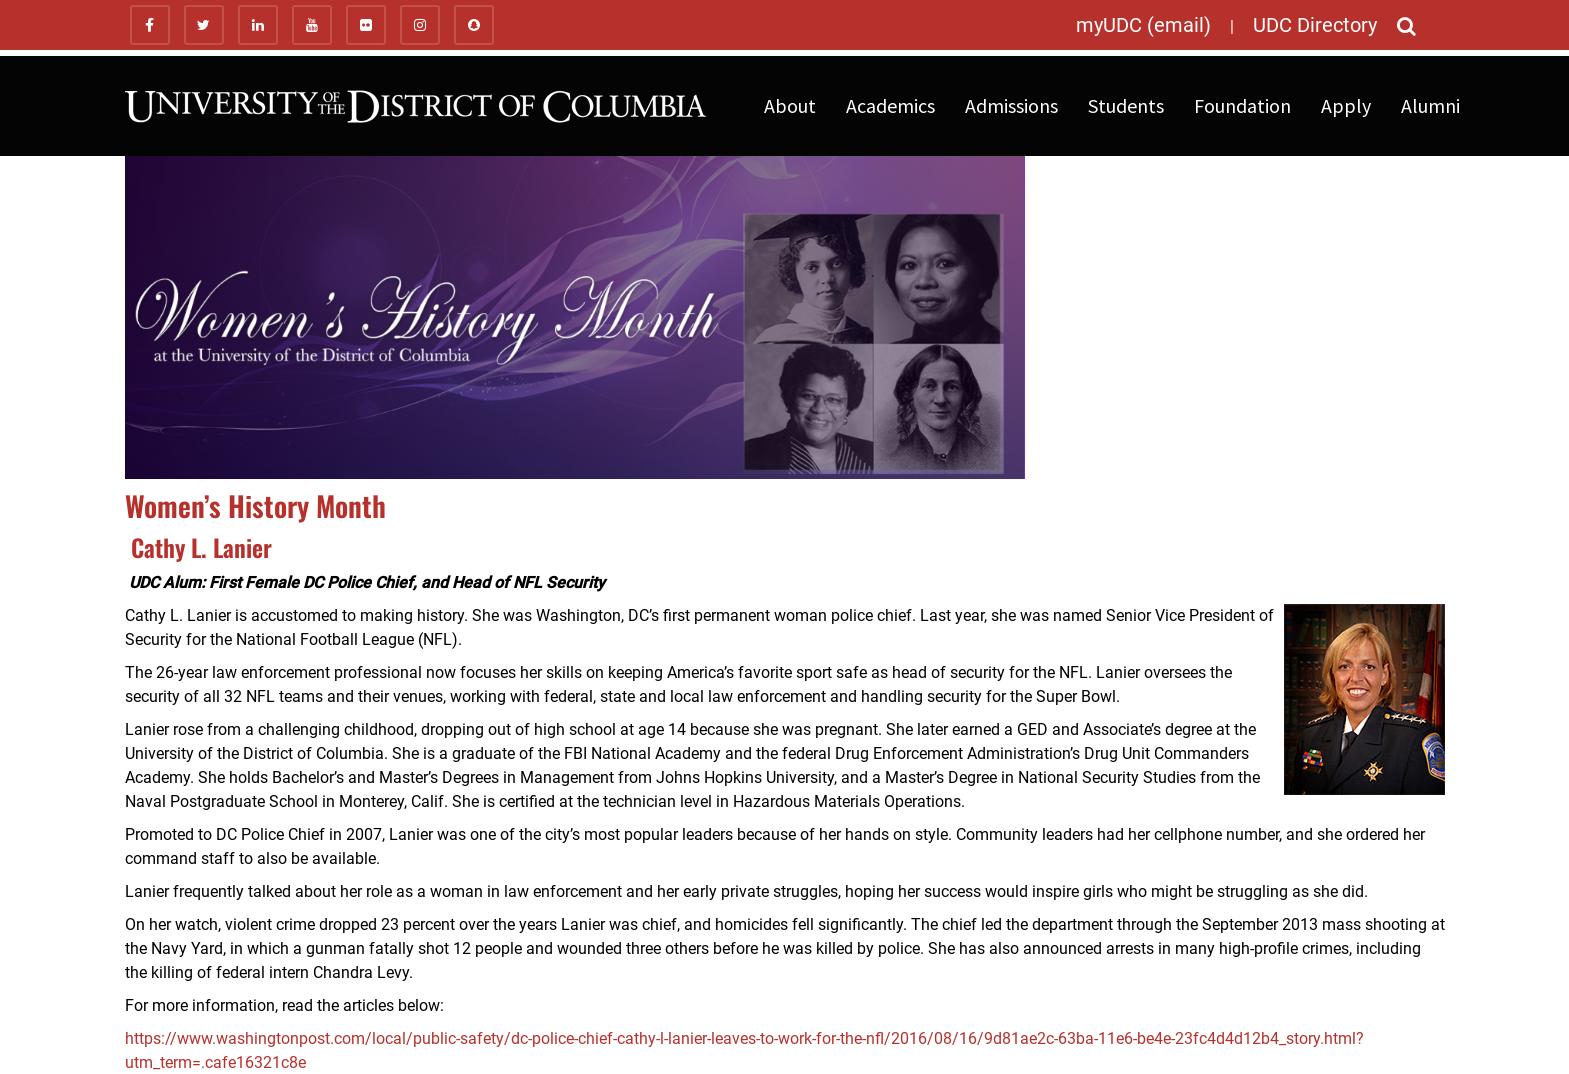 The height and width of the screenshot is (1074, 1569). What do you see at coordinates (122, 846) in the screenshot?
I see `'Promoted to DC Police Chief in 2007, Lanier was one of the city’s most popular leaders because of her hands on style. Community leaders had her cellphone number, and she ordered her command staff to also be available.'` at bounding box center [122, 846].